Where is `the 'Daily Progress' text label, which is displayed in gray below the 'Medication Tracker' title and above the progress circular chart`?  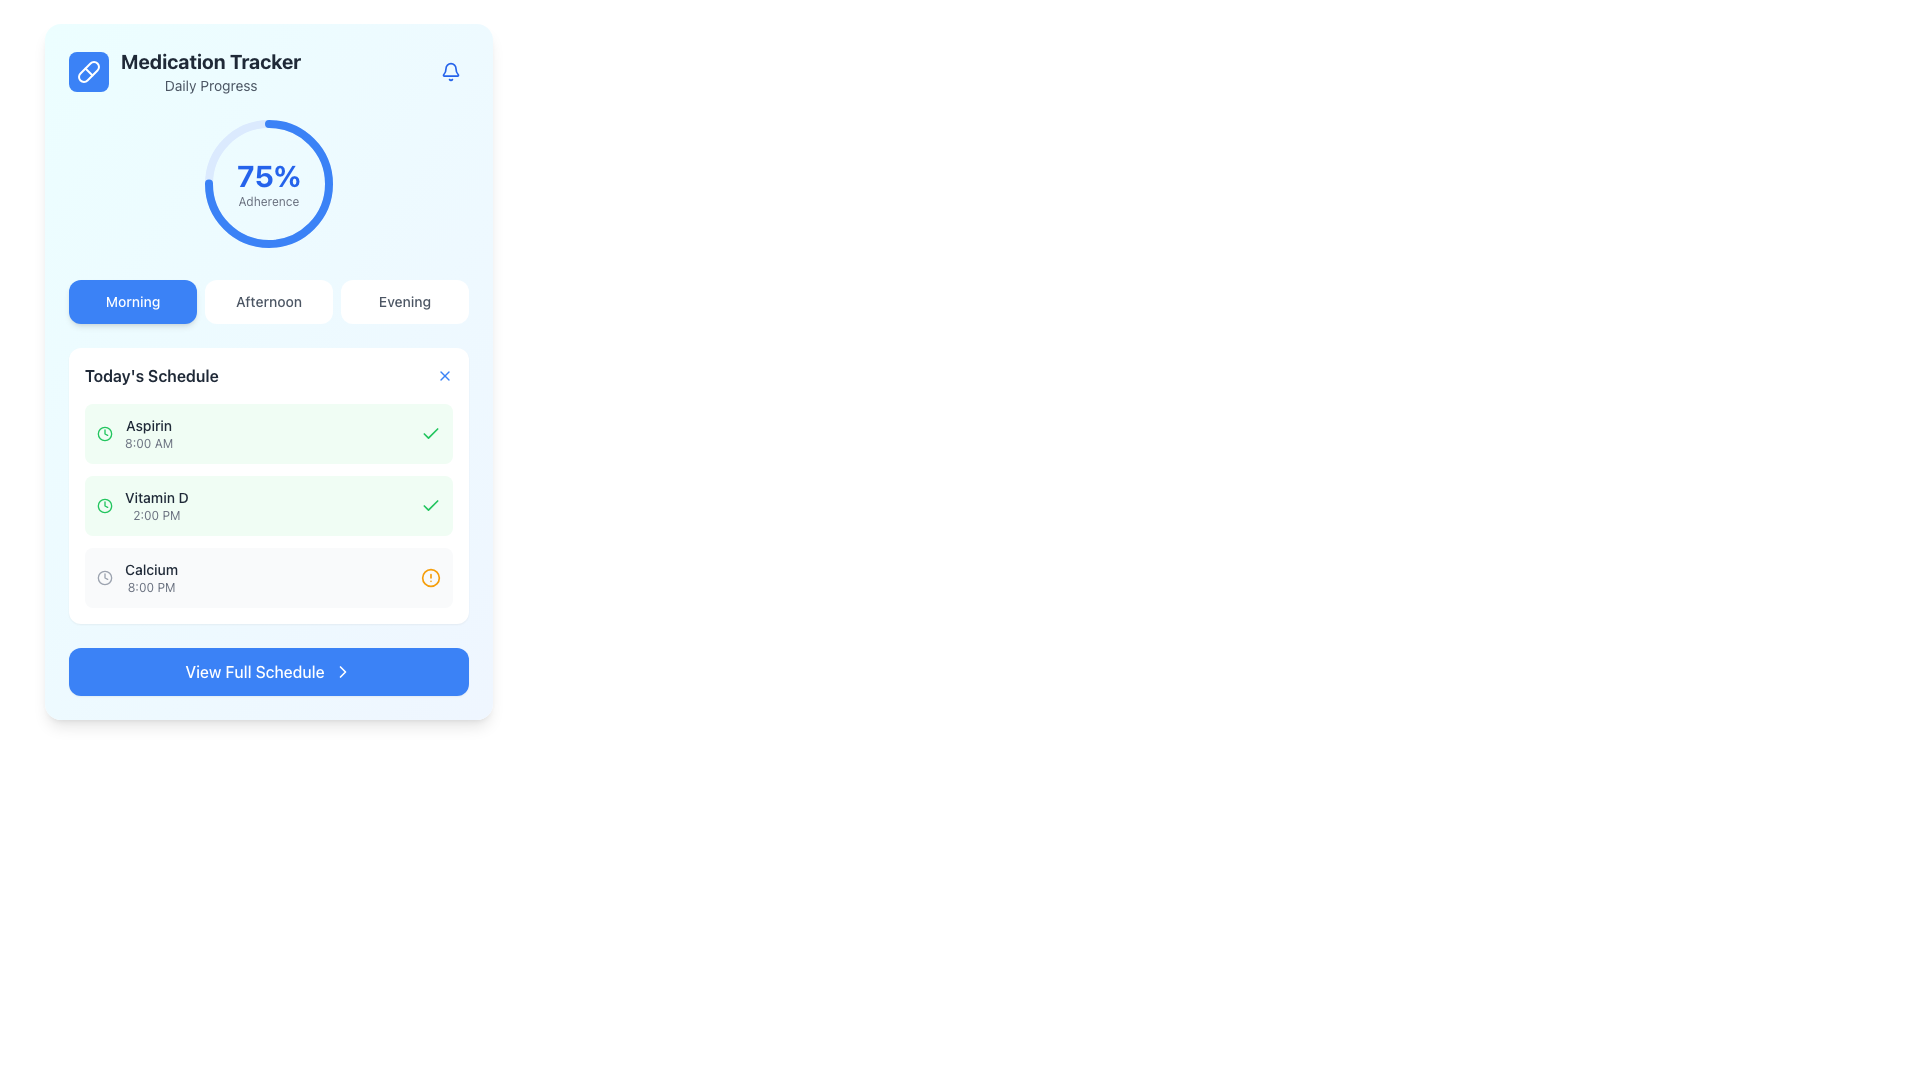
the 'Daily Progress' text label, which is displayed in gray below the 'Medication Tracker' title and above the progress circular chart is located at coordinates (211, 84).